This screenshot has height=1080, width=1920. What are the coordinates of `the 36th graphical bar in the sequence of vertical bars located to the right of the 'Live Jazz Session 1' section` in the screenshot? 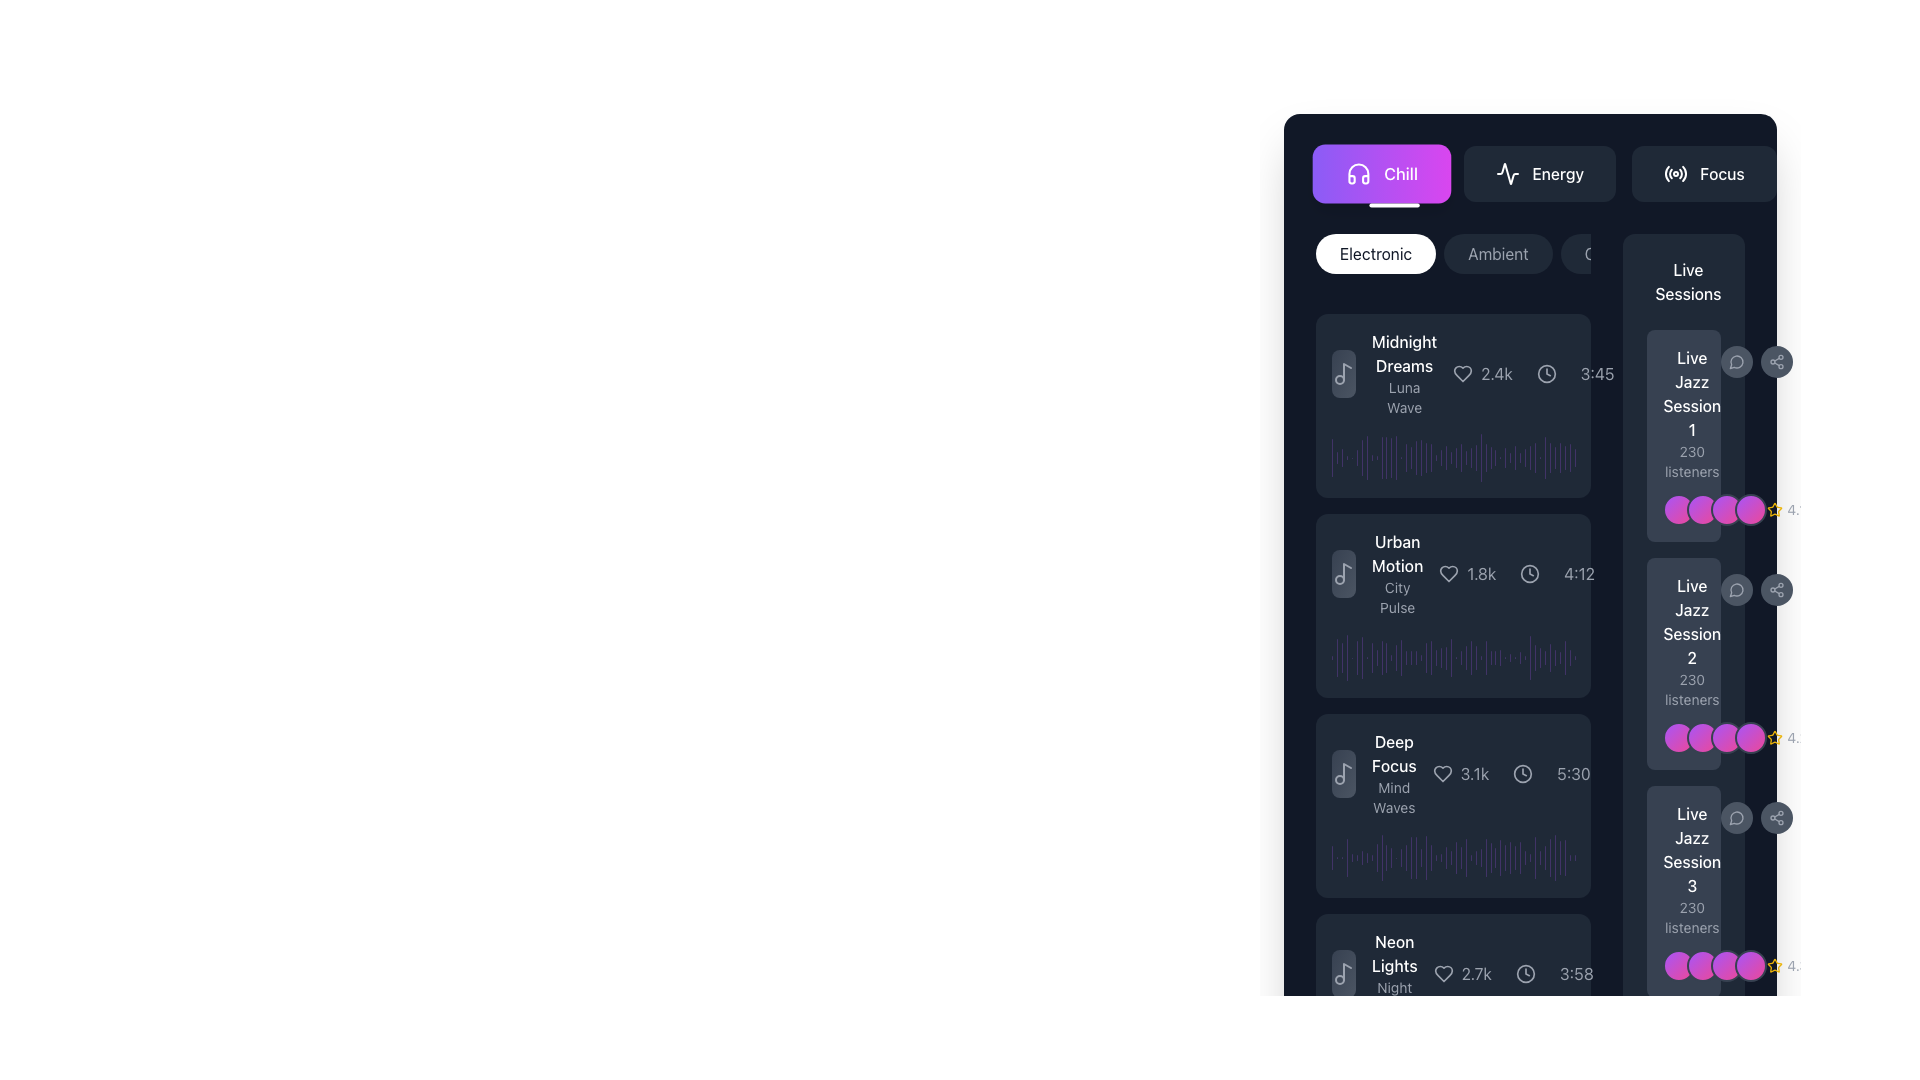 It's located at (1544, 458).